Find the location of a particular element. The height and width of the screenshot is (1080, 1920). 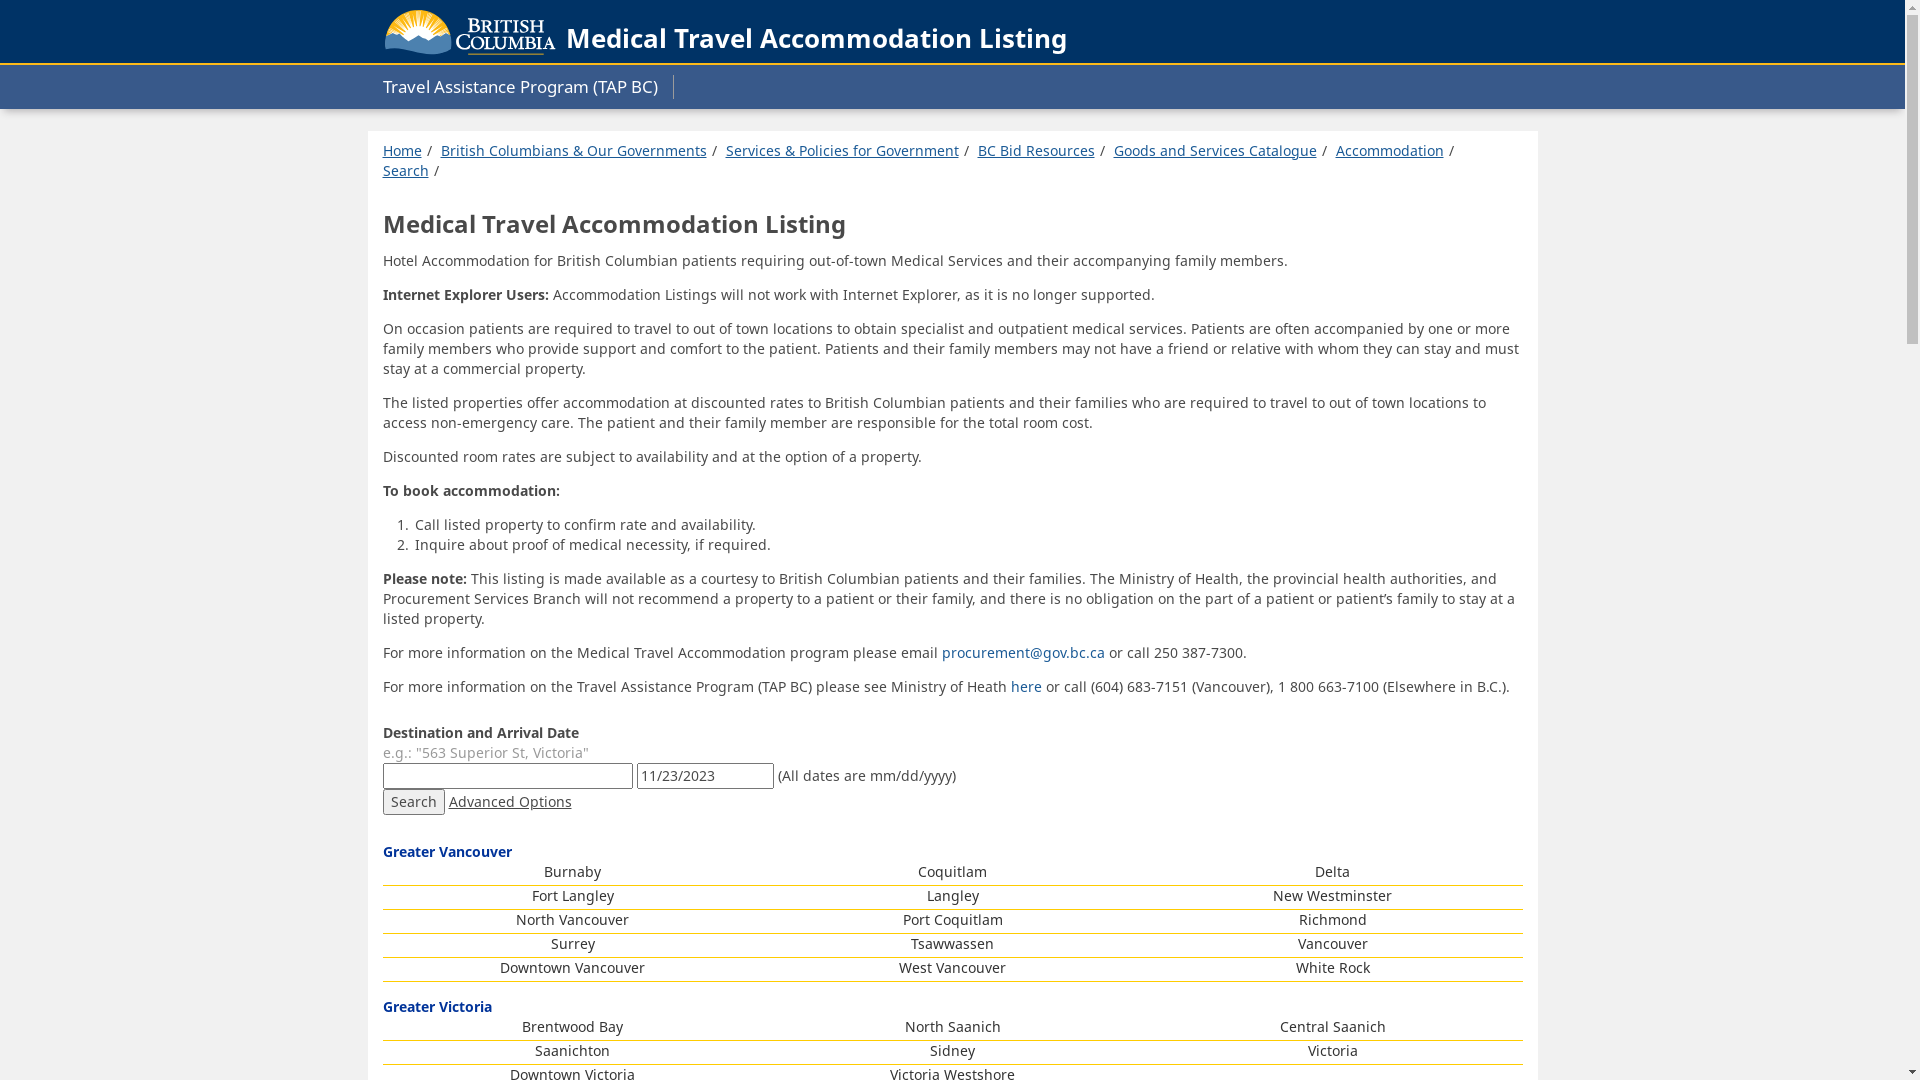

'Search' is located at coordinates (382, 169).